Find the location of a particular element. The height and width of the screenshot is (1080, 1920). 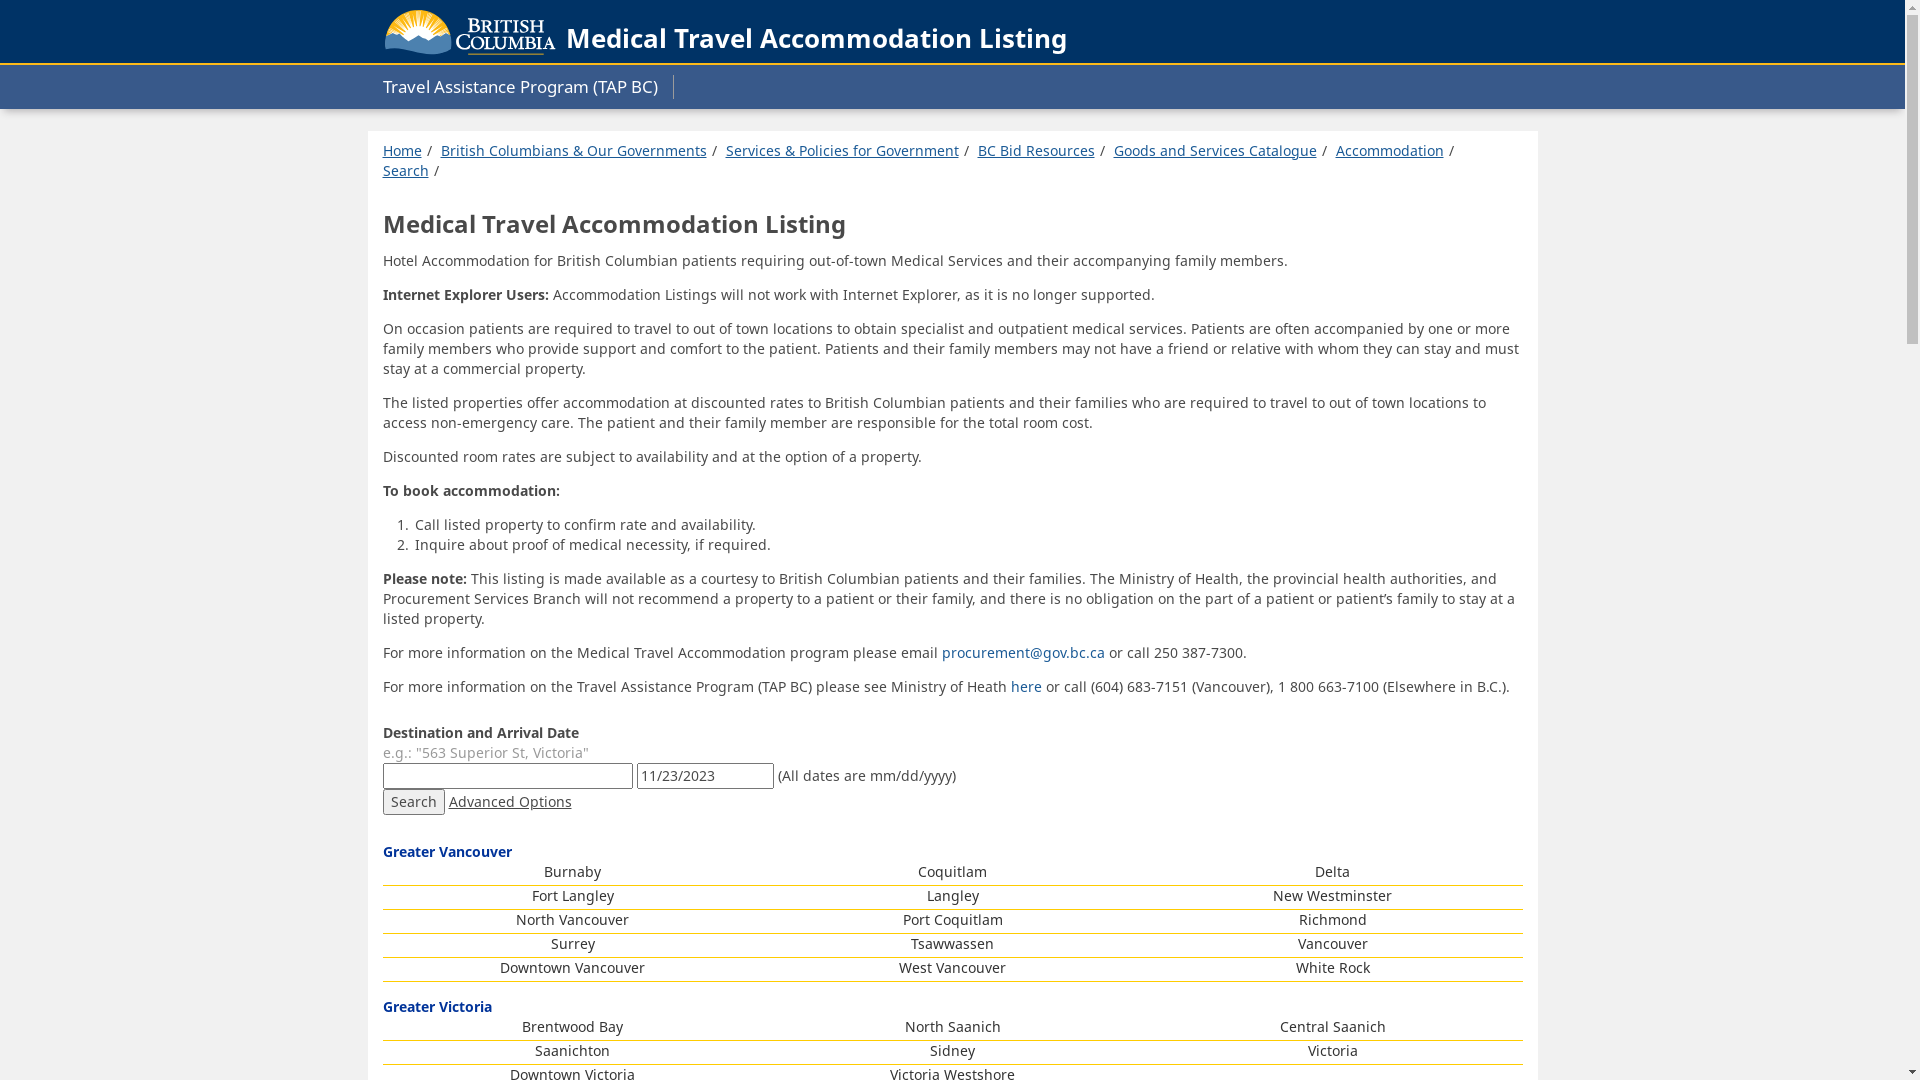

'Search' is located at coordinates (382, 169).